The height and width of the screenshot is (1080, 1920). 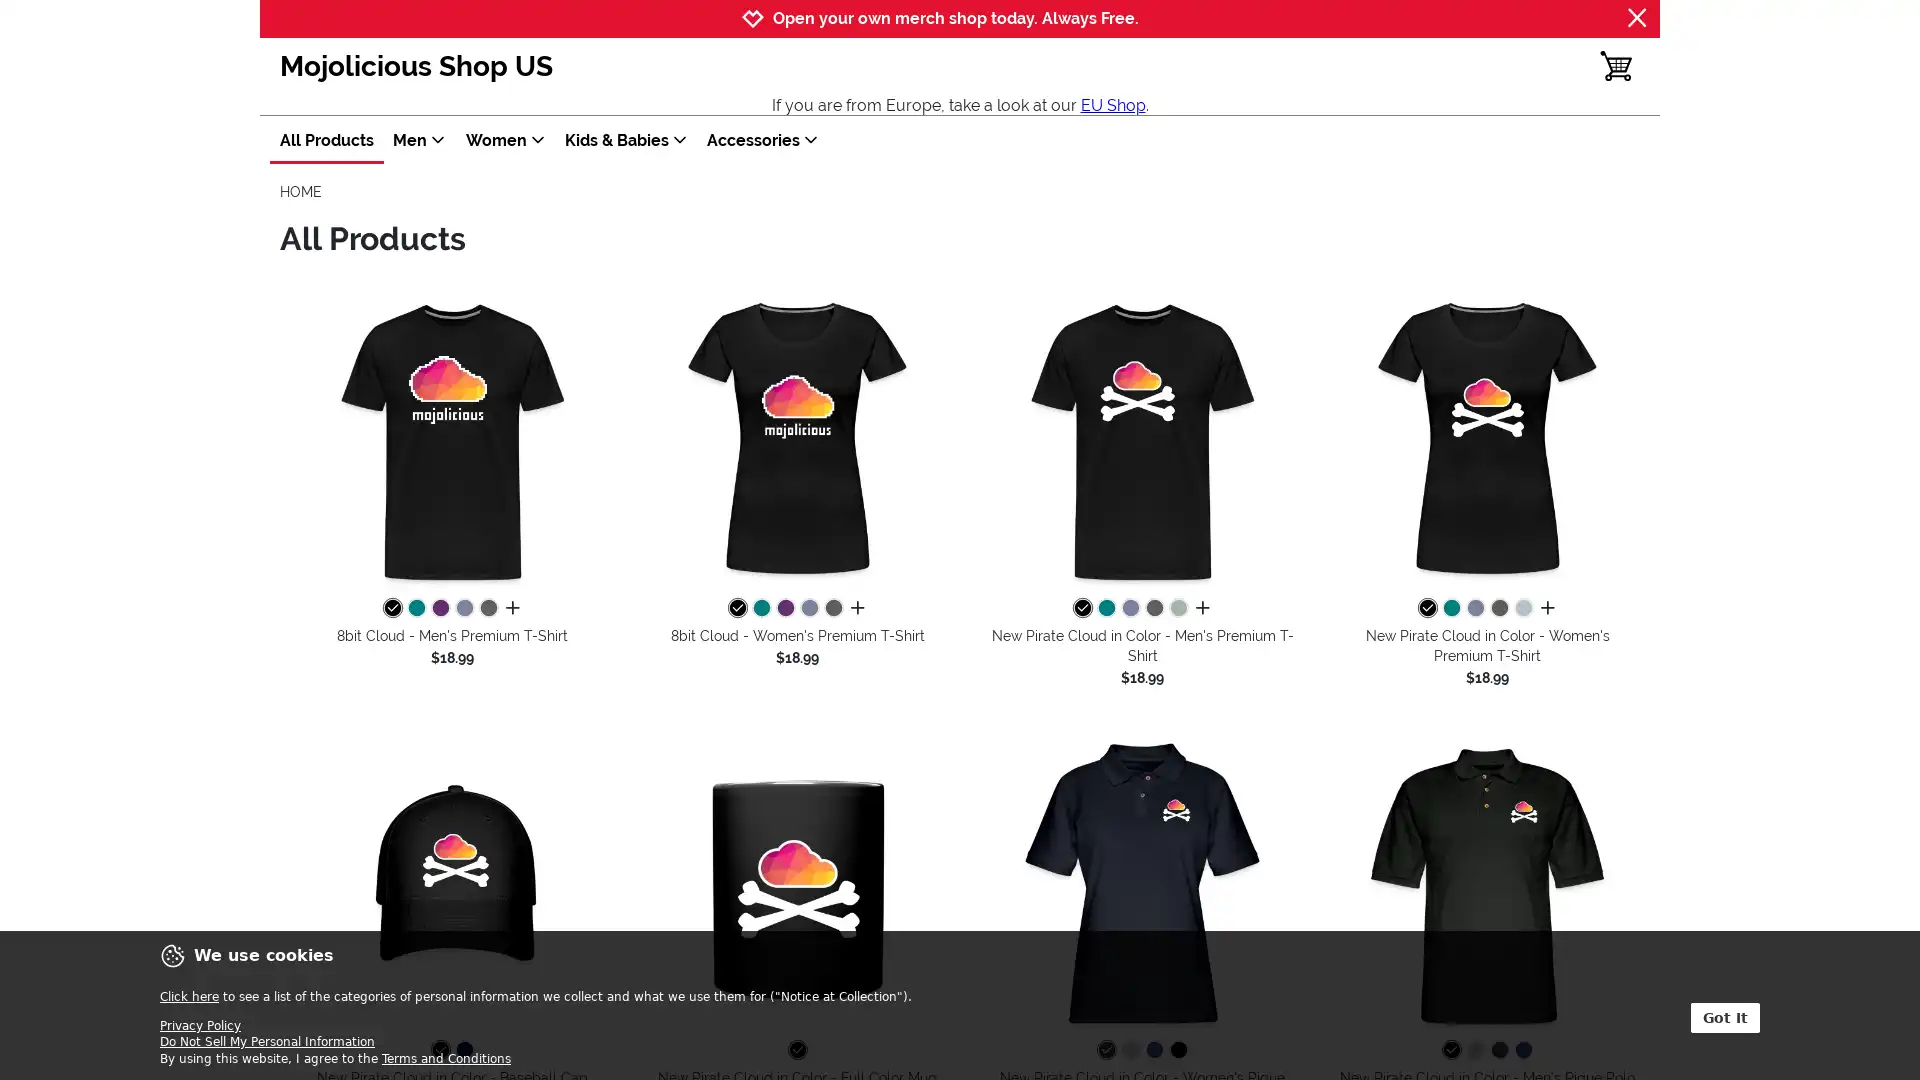 I want to click on charcoal grey, so click(x=1498, y=608).